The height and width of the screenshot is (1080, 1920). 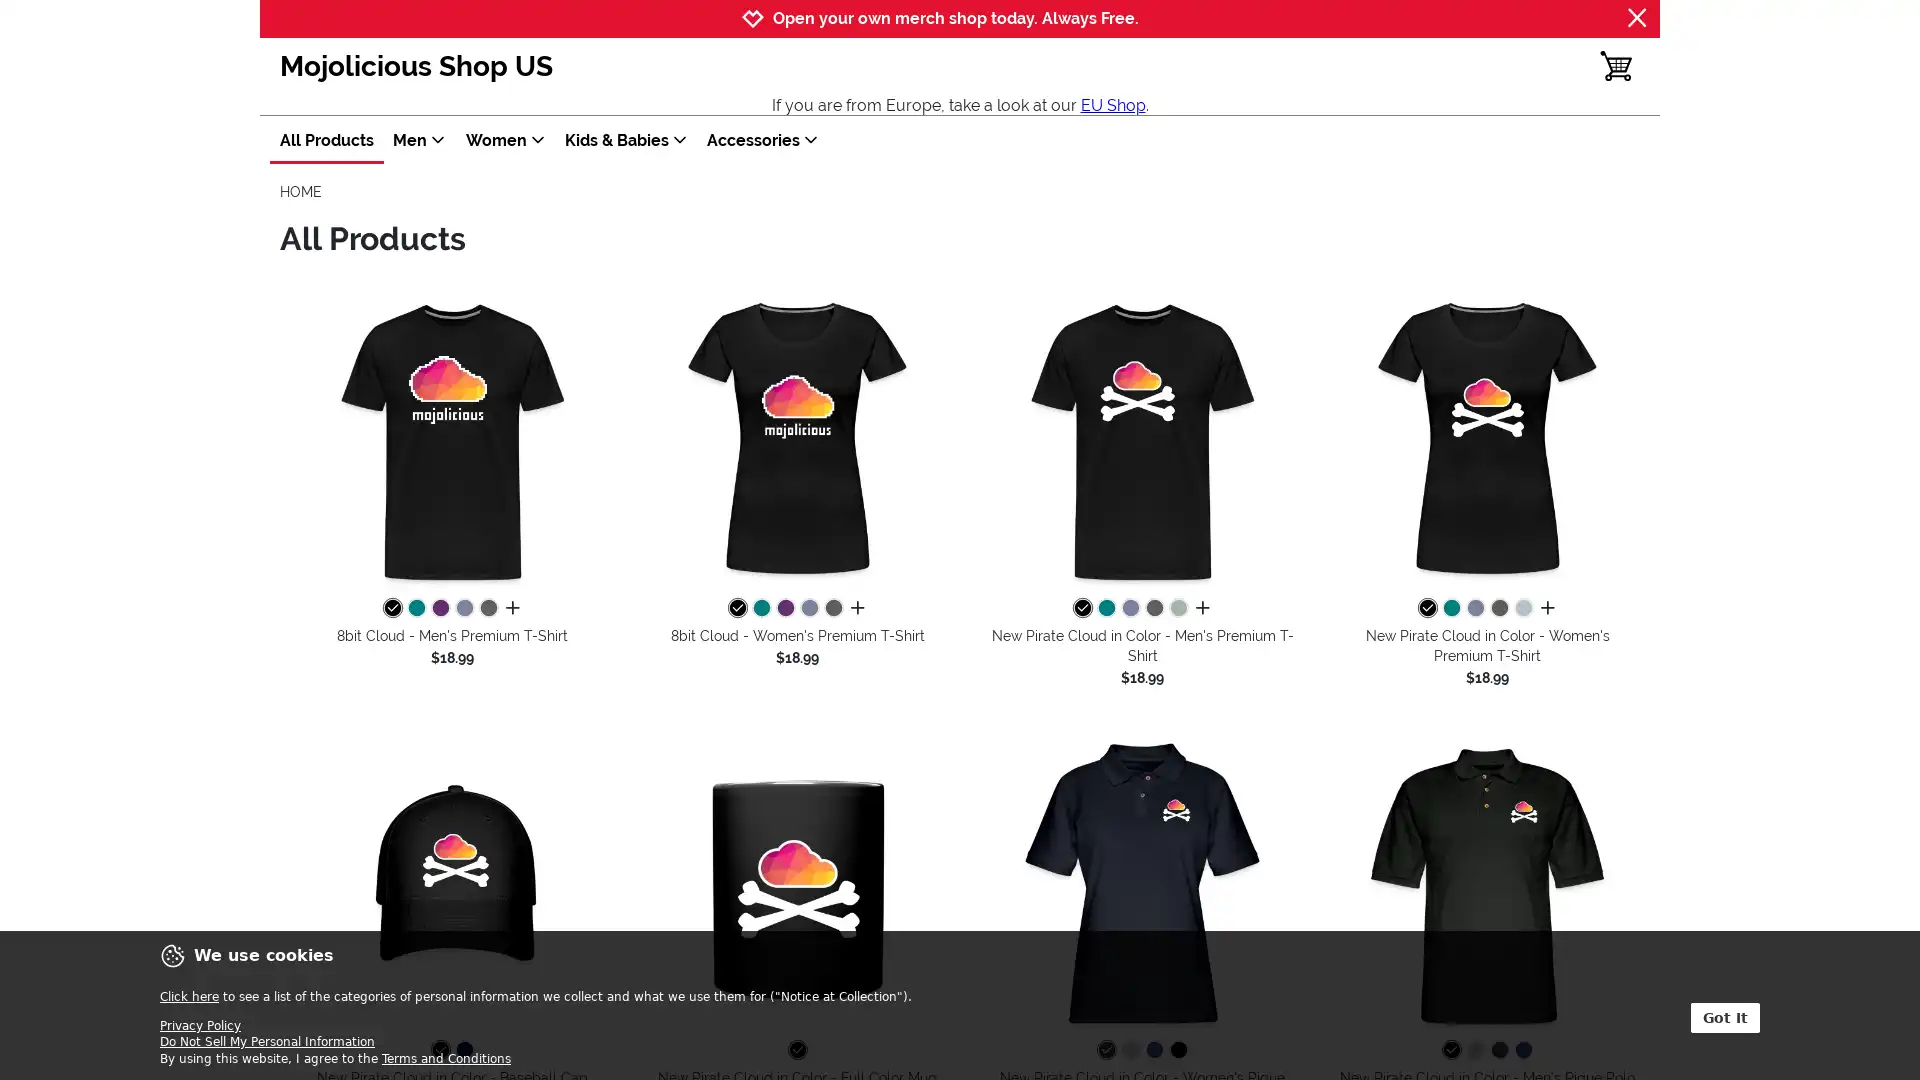 I want to click on charcoal grey, so click(x=1498, y=608).